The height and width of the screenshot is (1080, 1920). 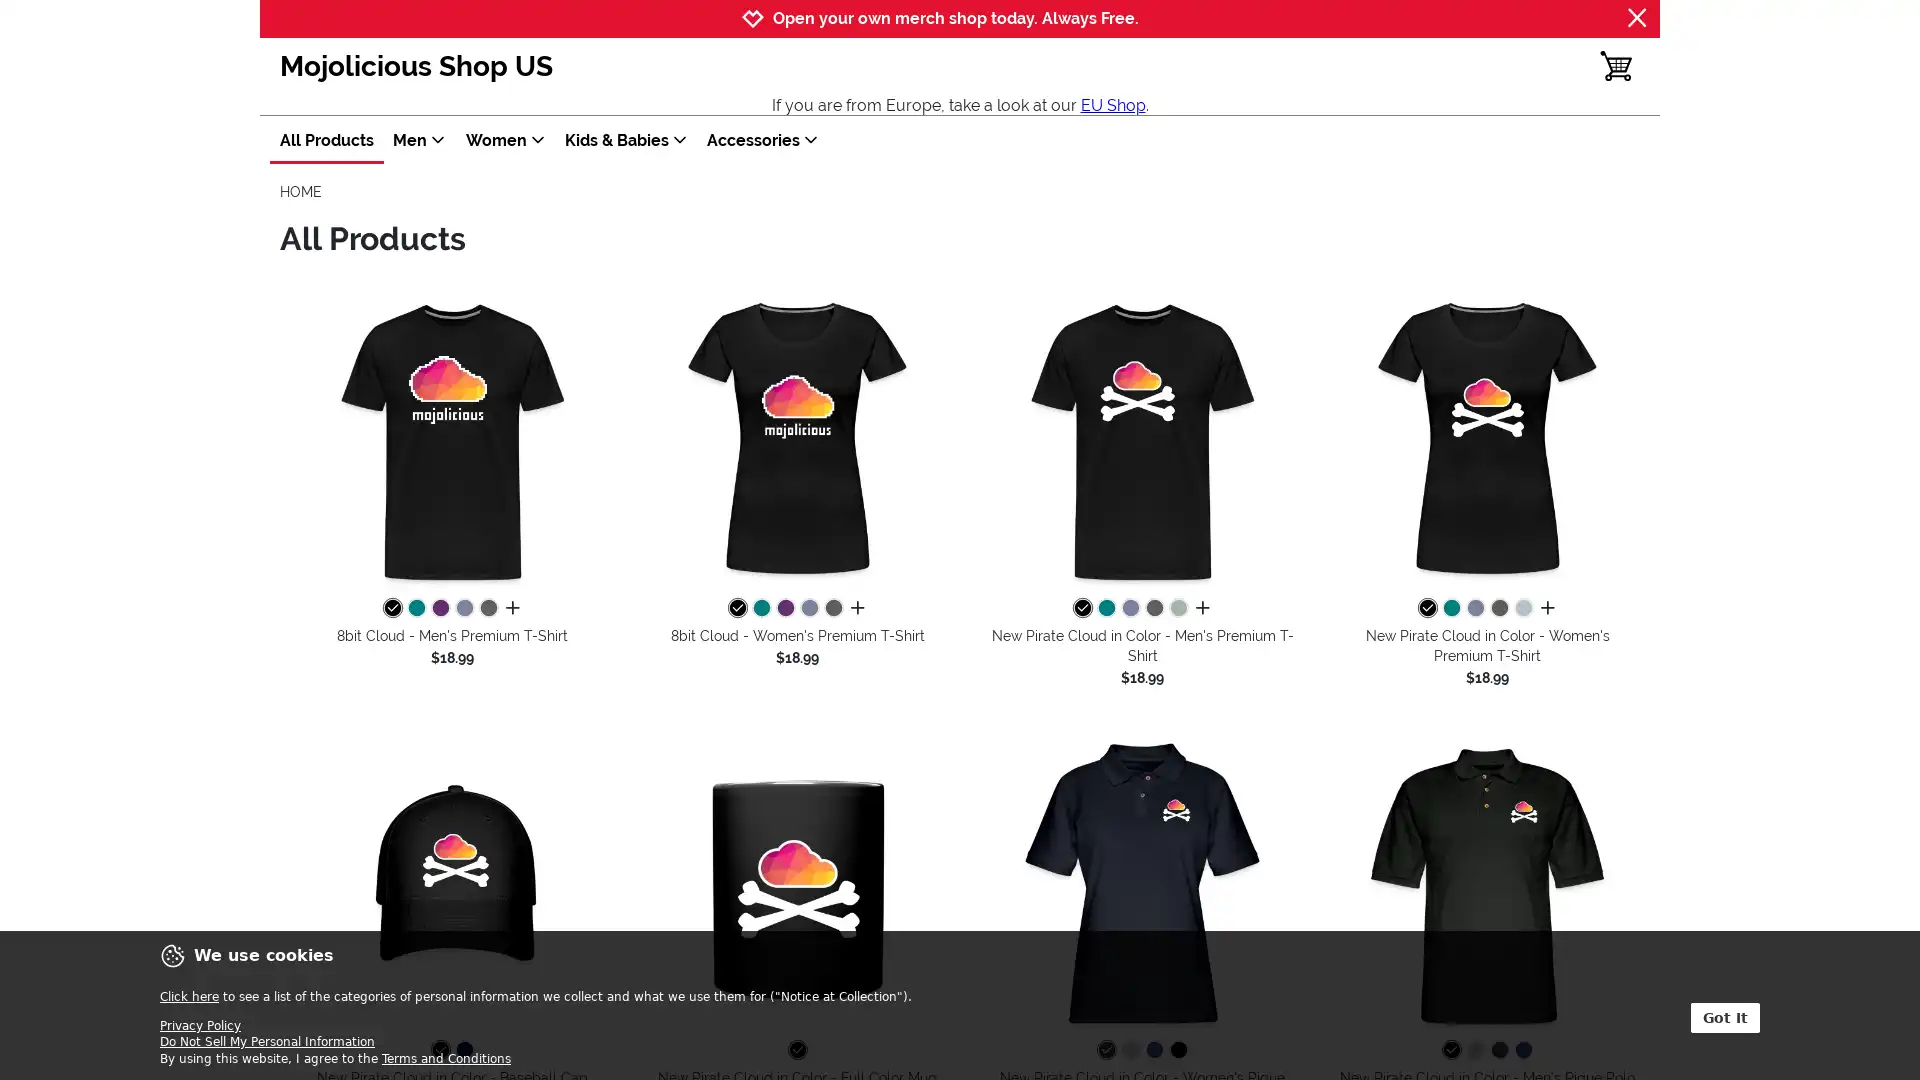 I want to click on charcoal grey, so click(x=1498, y=608).